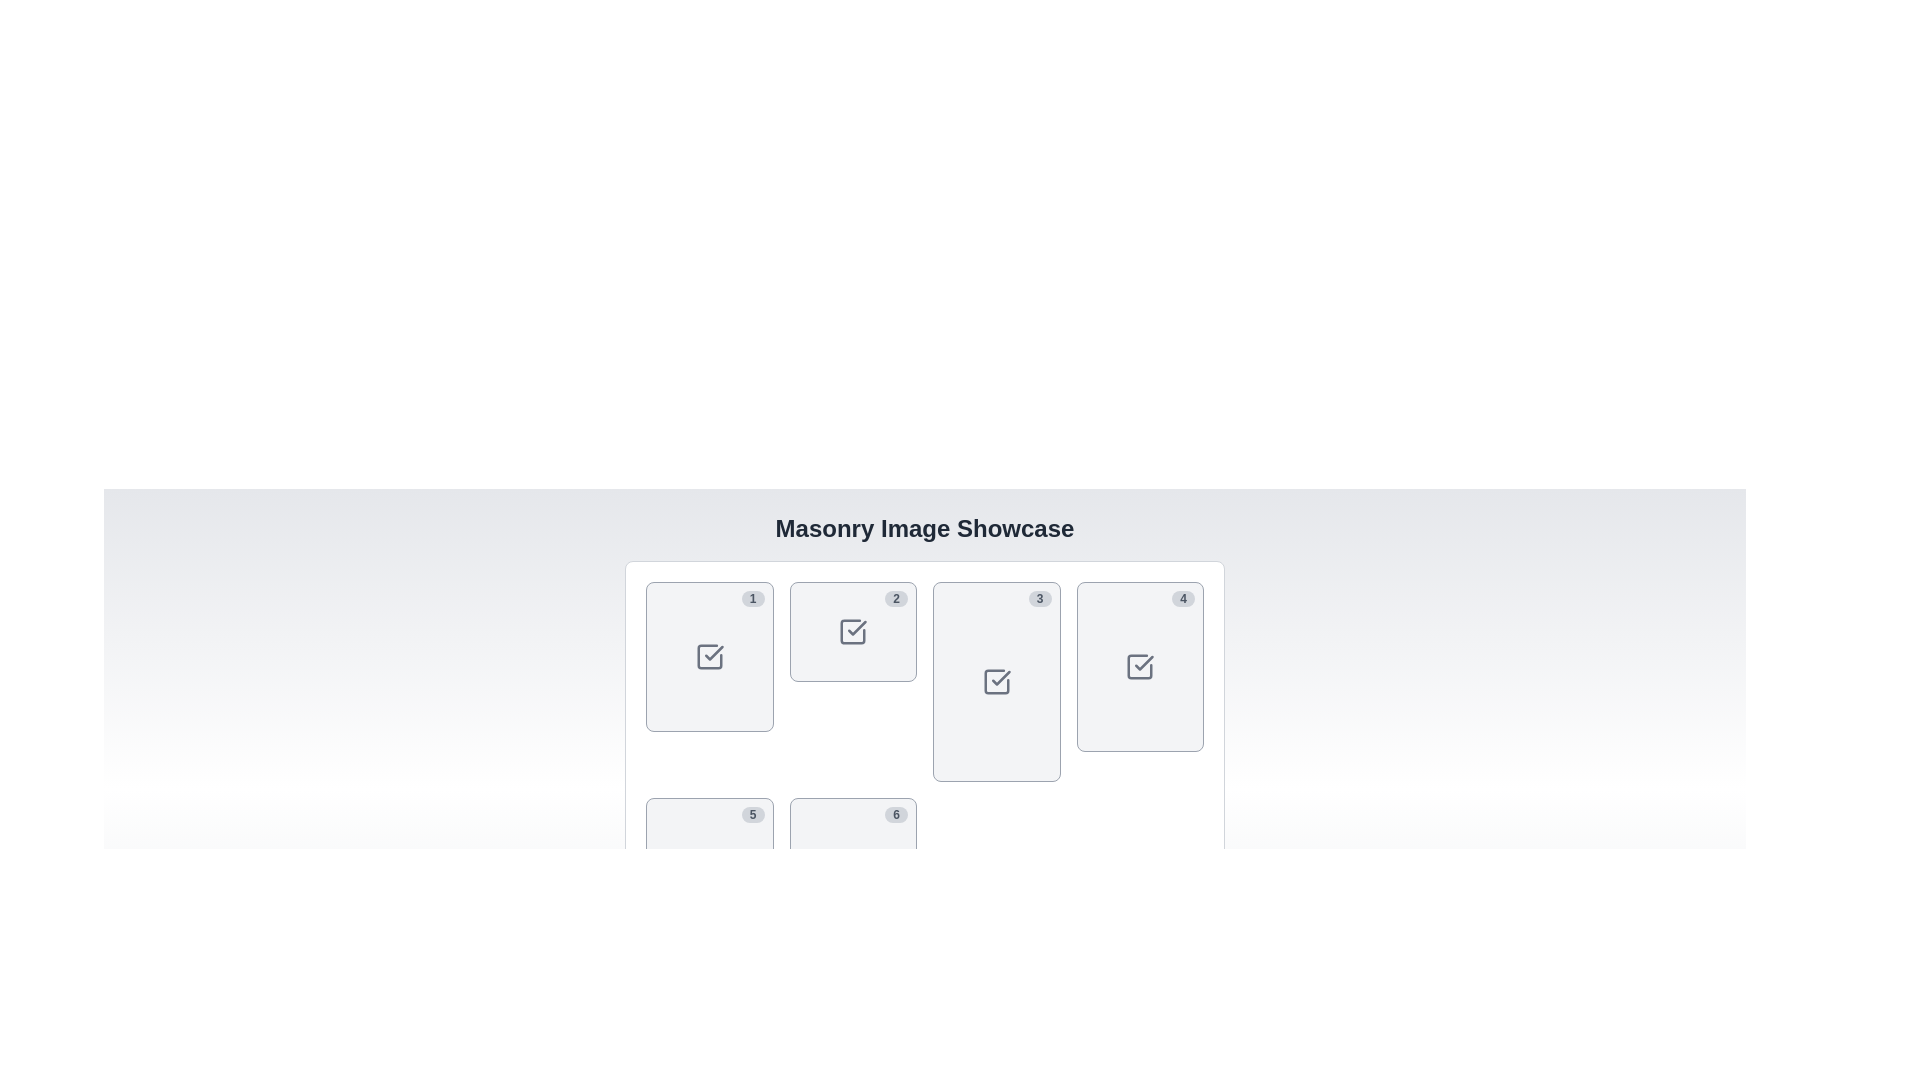 The image size is (1920, 1080). I want to click on the text label displaying 'Masonry Image Showcase', which is styled in bold and larger than surrounding text, located at the top of the content area above a grid of images, so click(924, 527).